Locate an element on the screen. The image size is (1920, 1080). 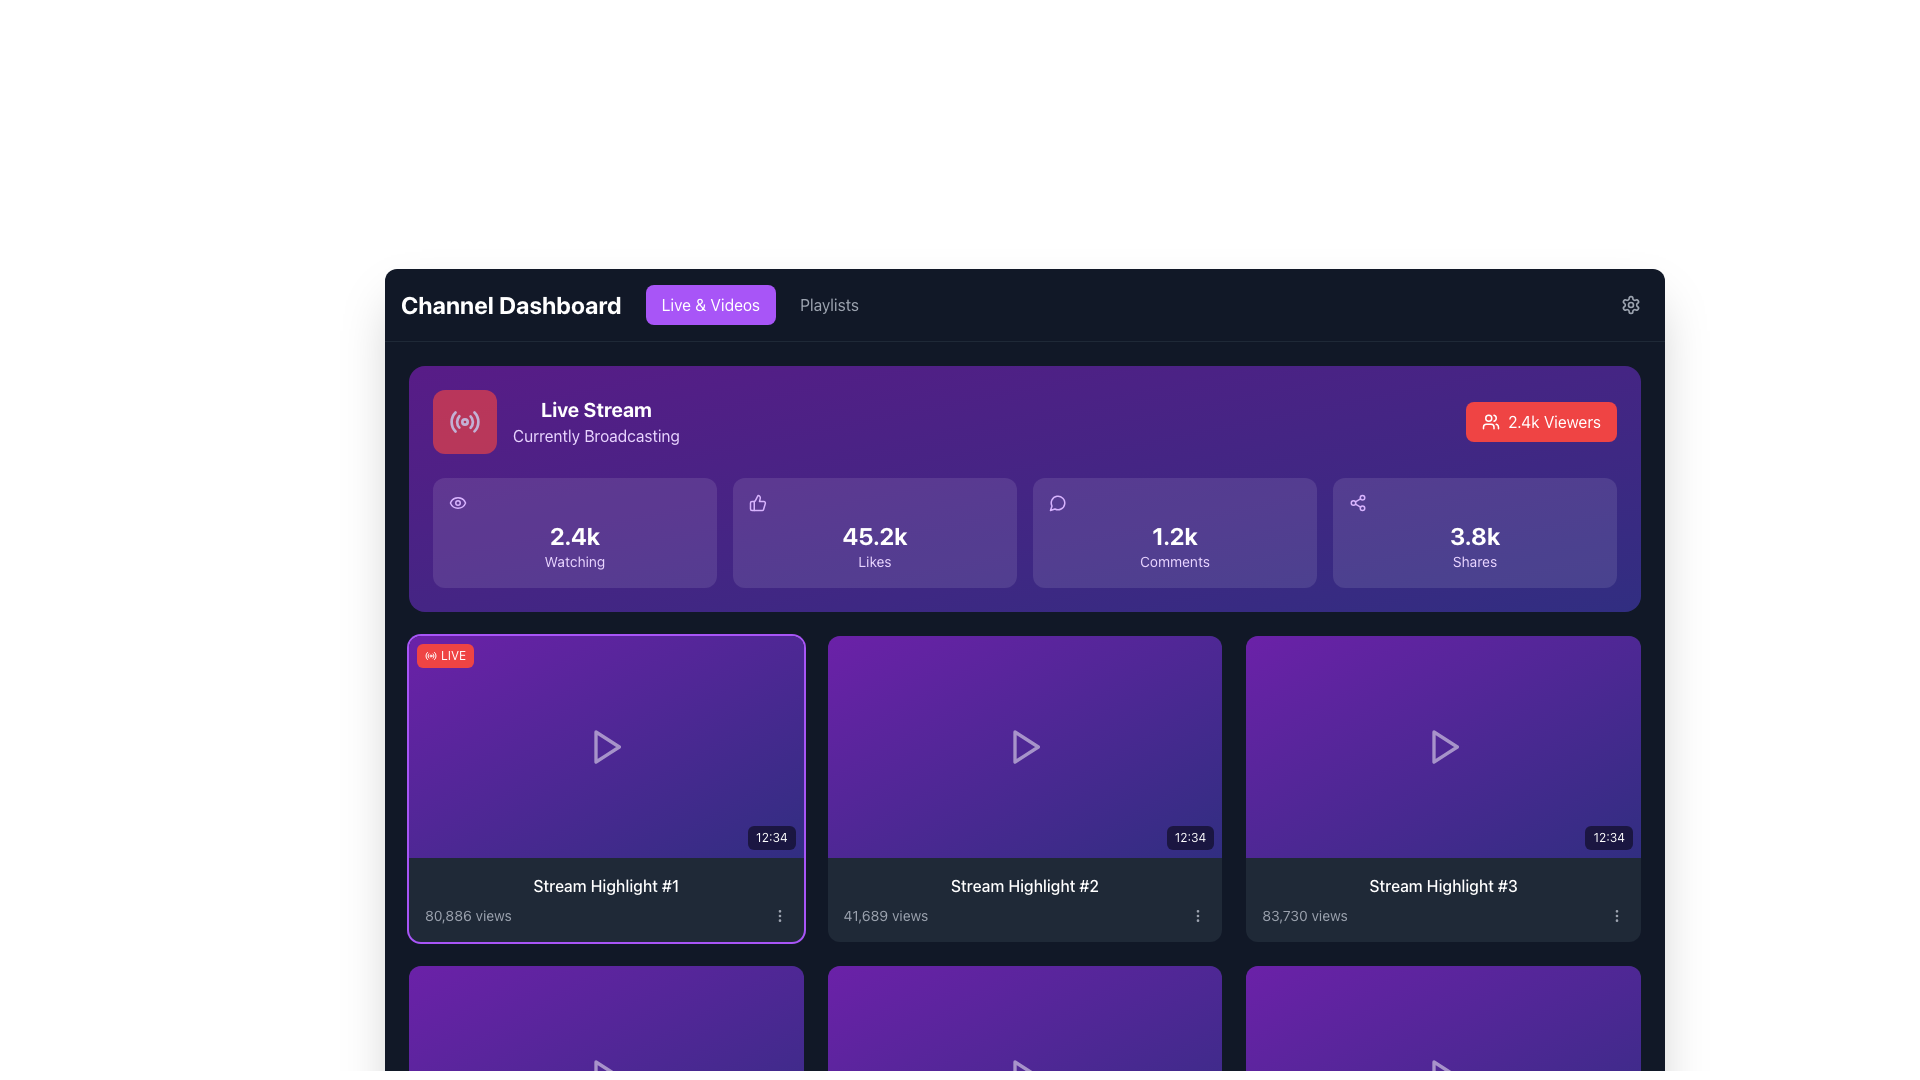
the vertical ellipsis icon located in the bottom-right section of the interface, next to '83,730 views' is located at coordinates (1617, 915).